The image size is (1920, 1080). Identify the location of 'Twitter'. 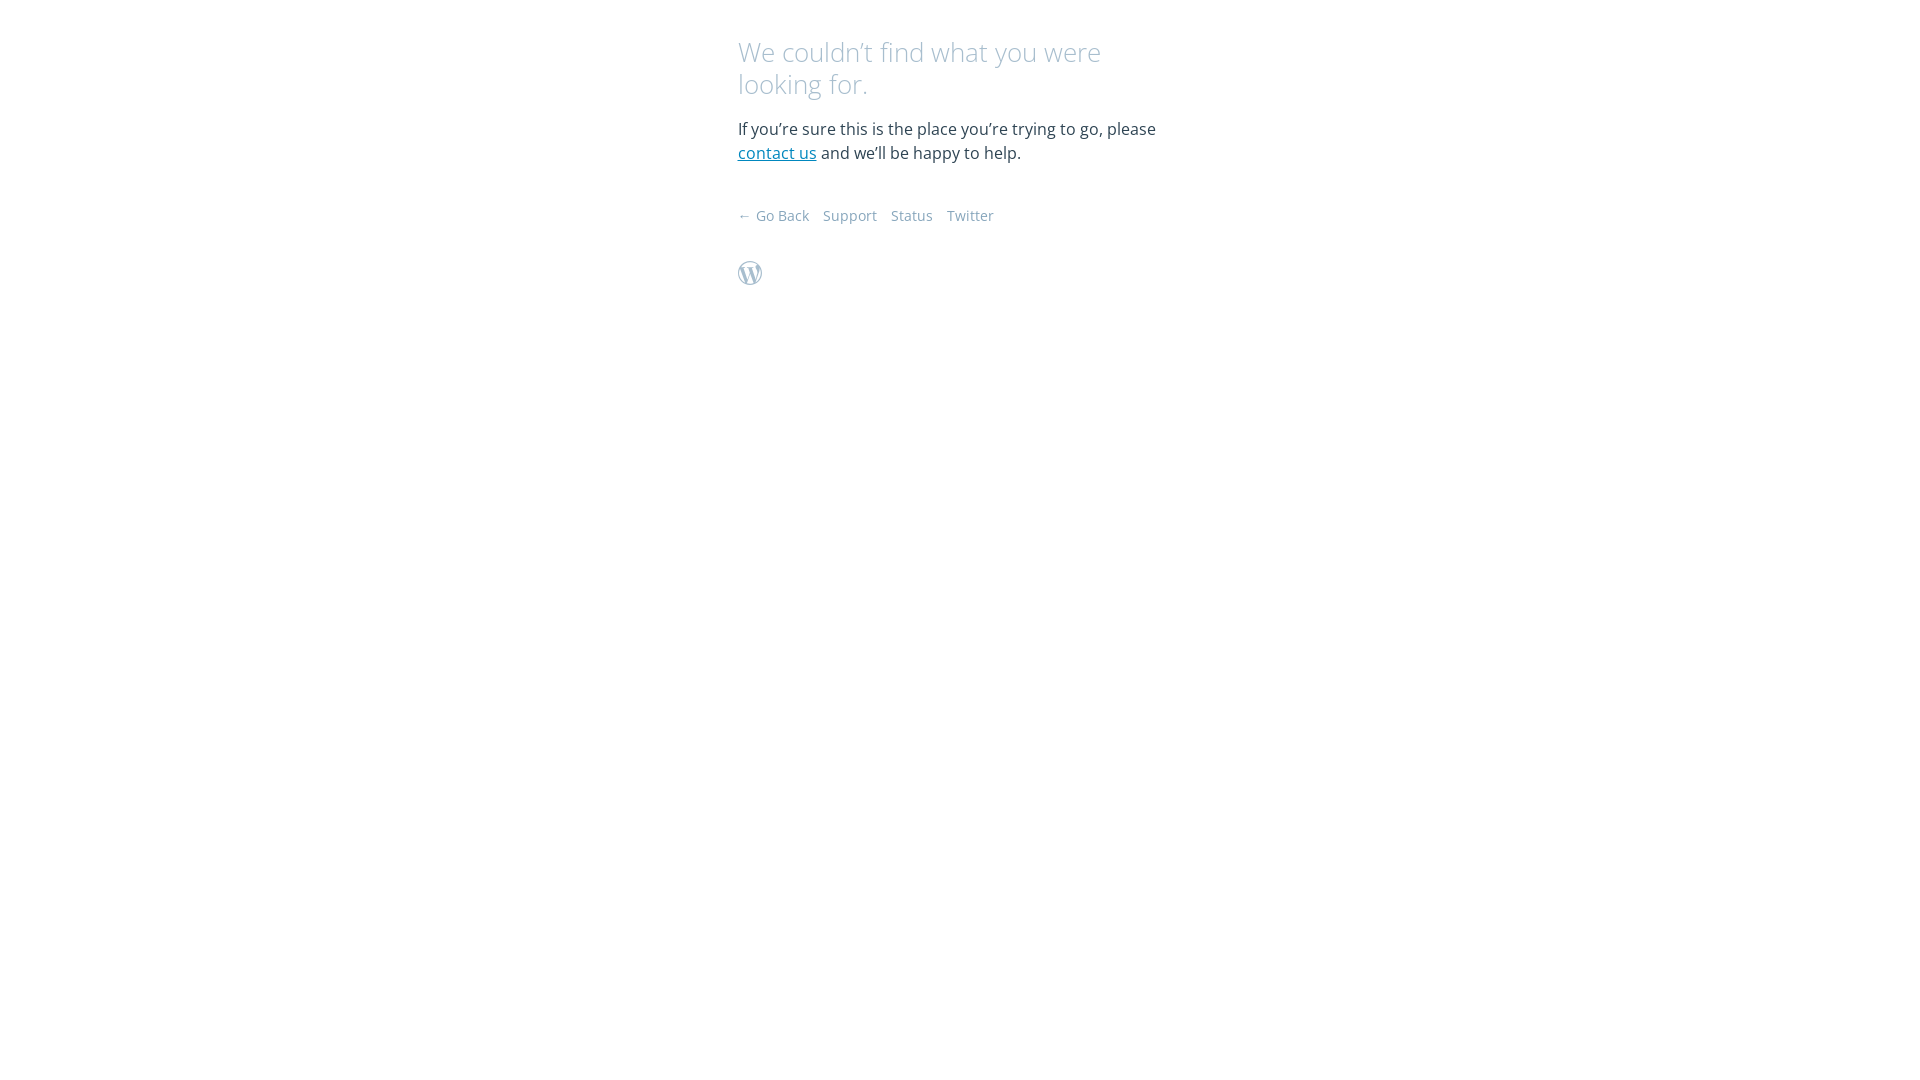
(969, 215).